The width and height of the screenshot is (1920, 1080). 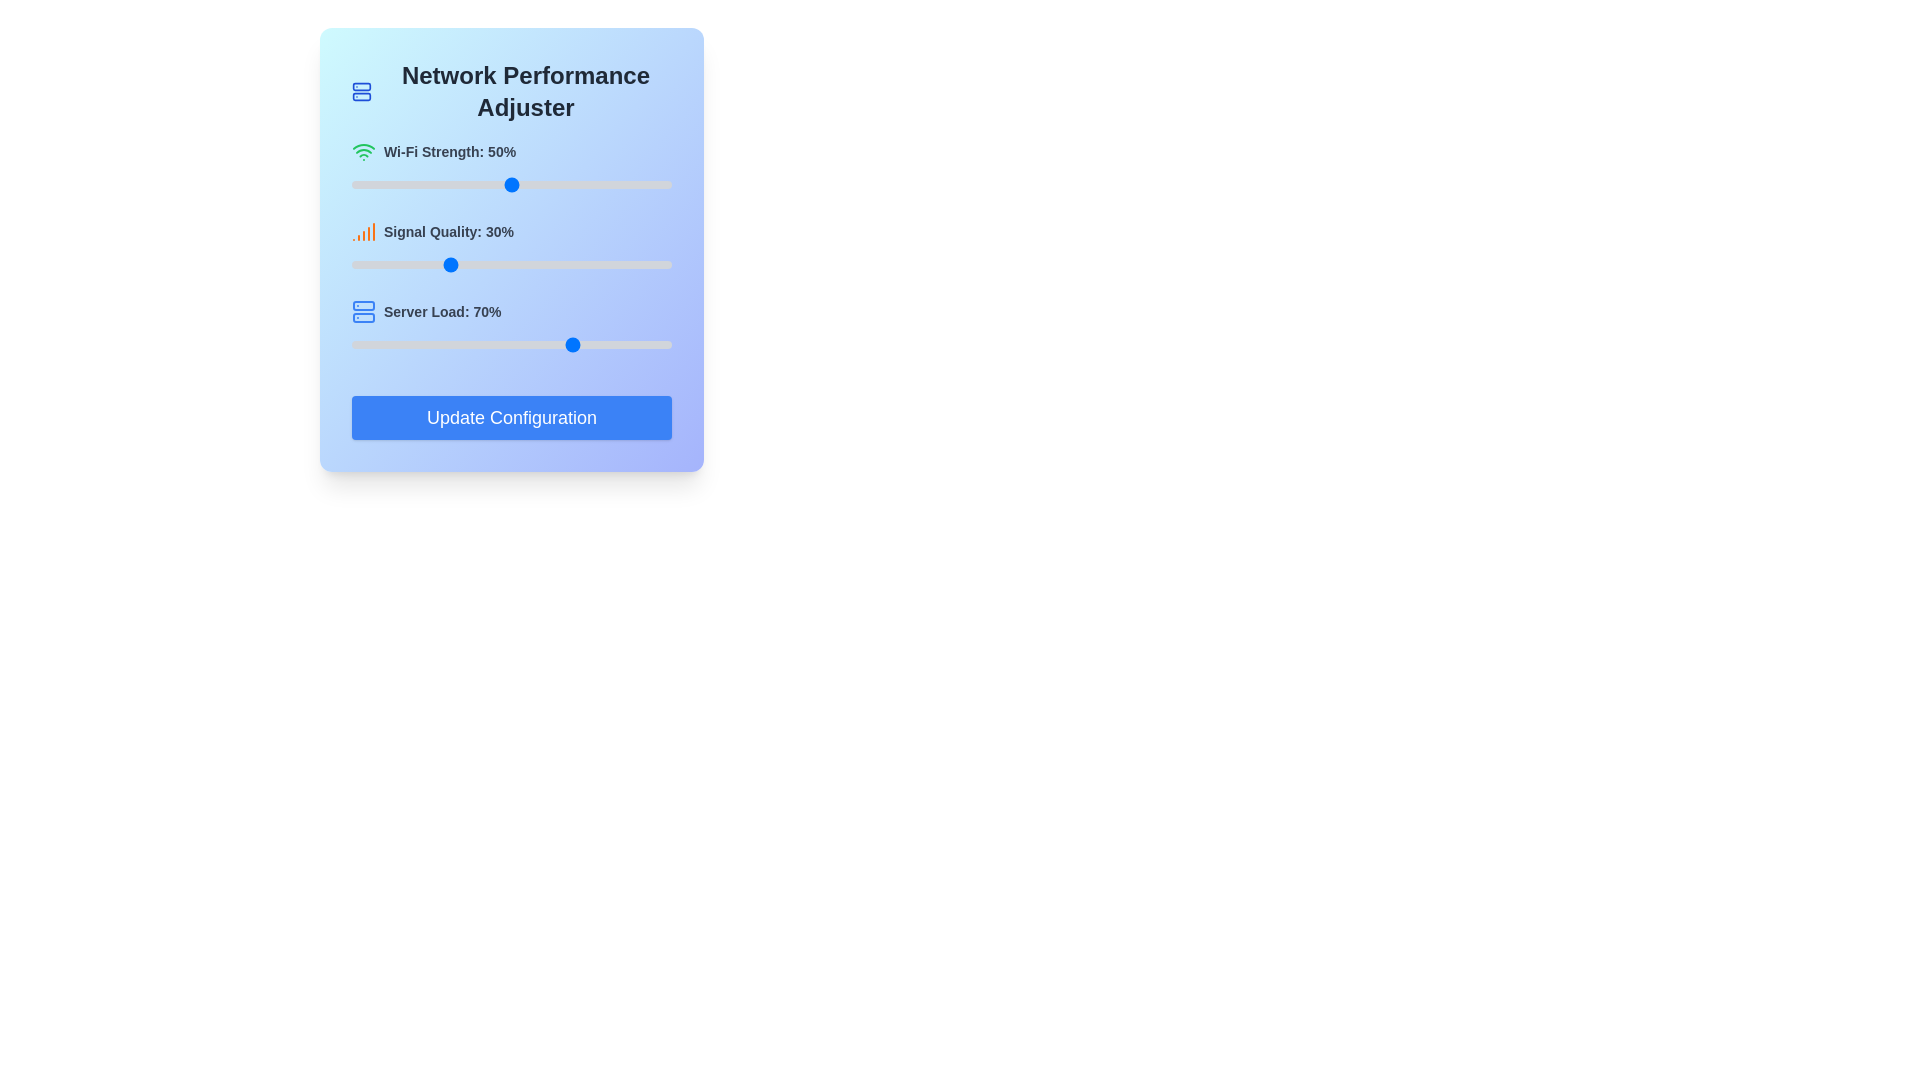 What do you see at coordinates (402, 343) in the screenshot?
I see `the Server Load slider` at bounding box center [402, 343].